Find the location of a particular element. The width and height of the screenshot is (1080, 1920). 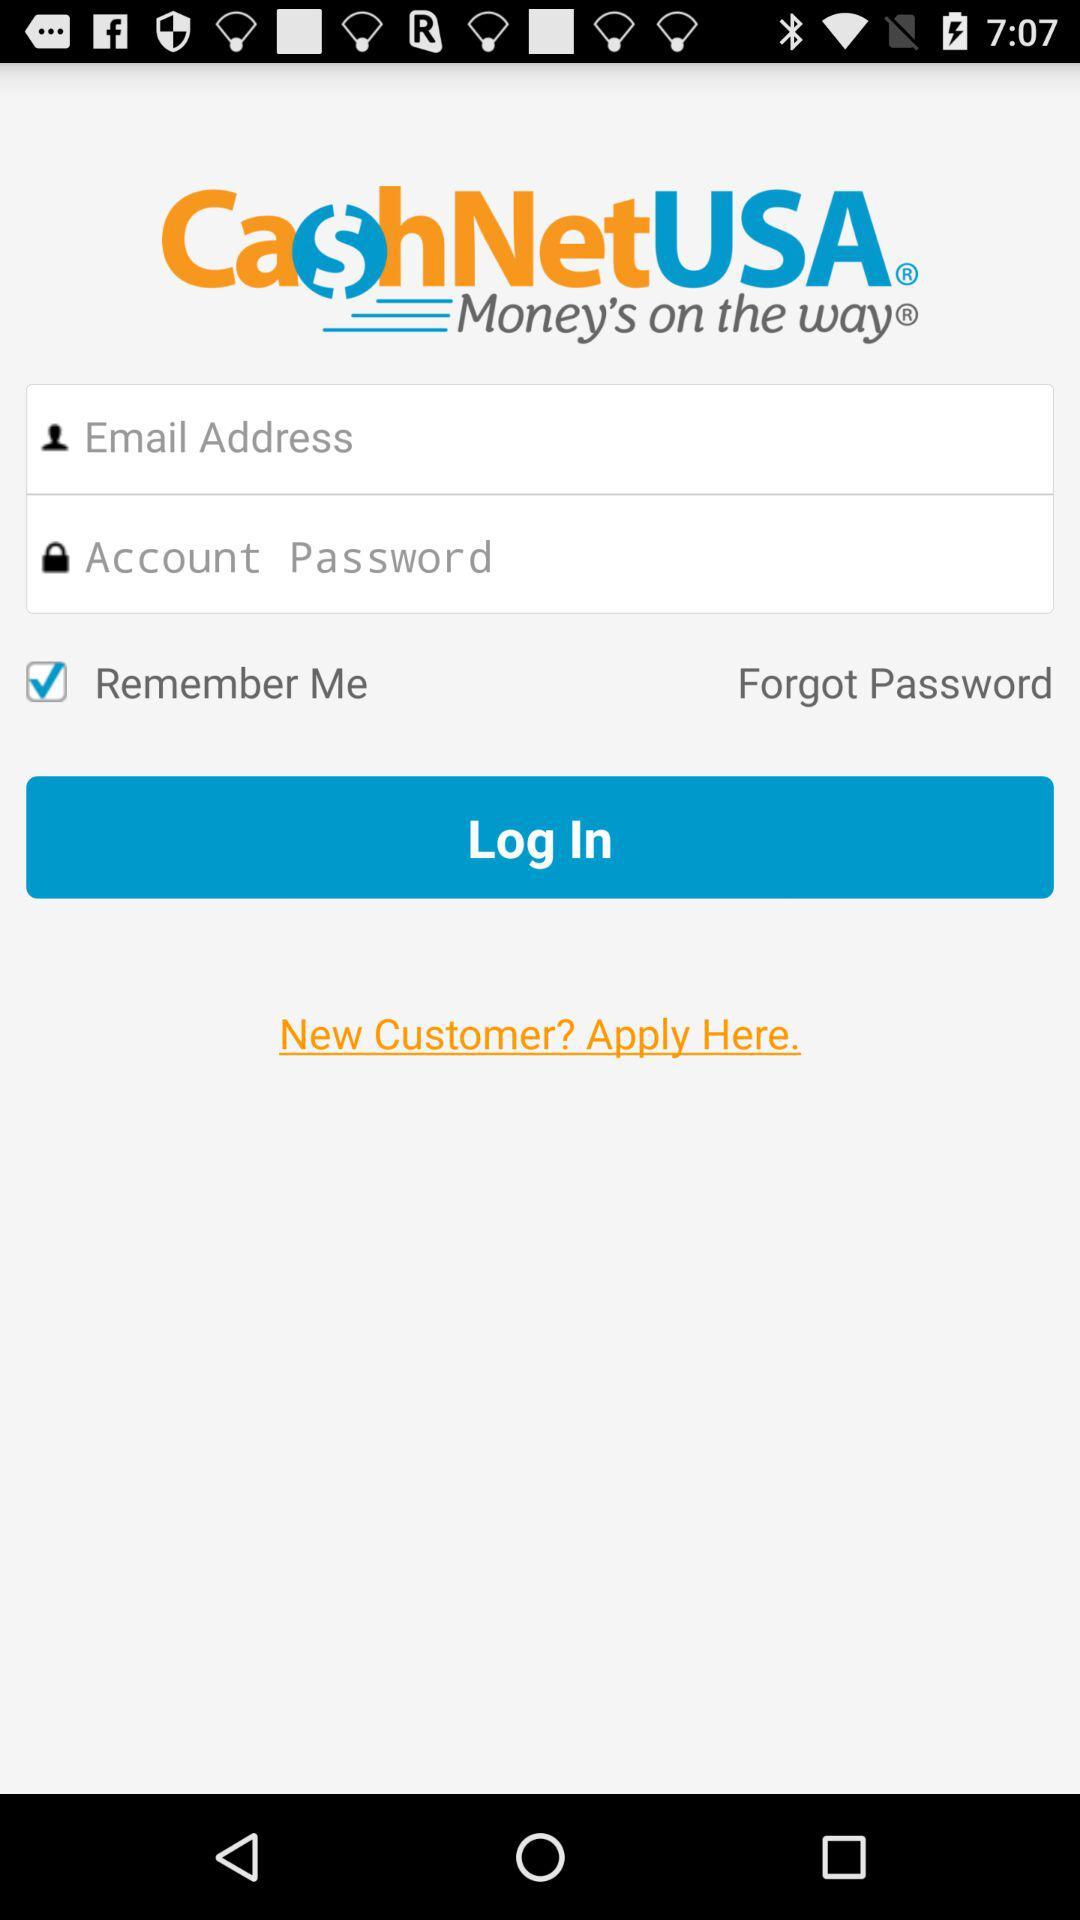

forgot password is located at coordinates (709, 681).